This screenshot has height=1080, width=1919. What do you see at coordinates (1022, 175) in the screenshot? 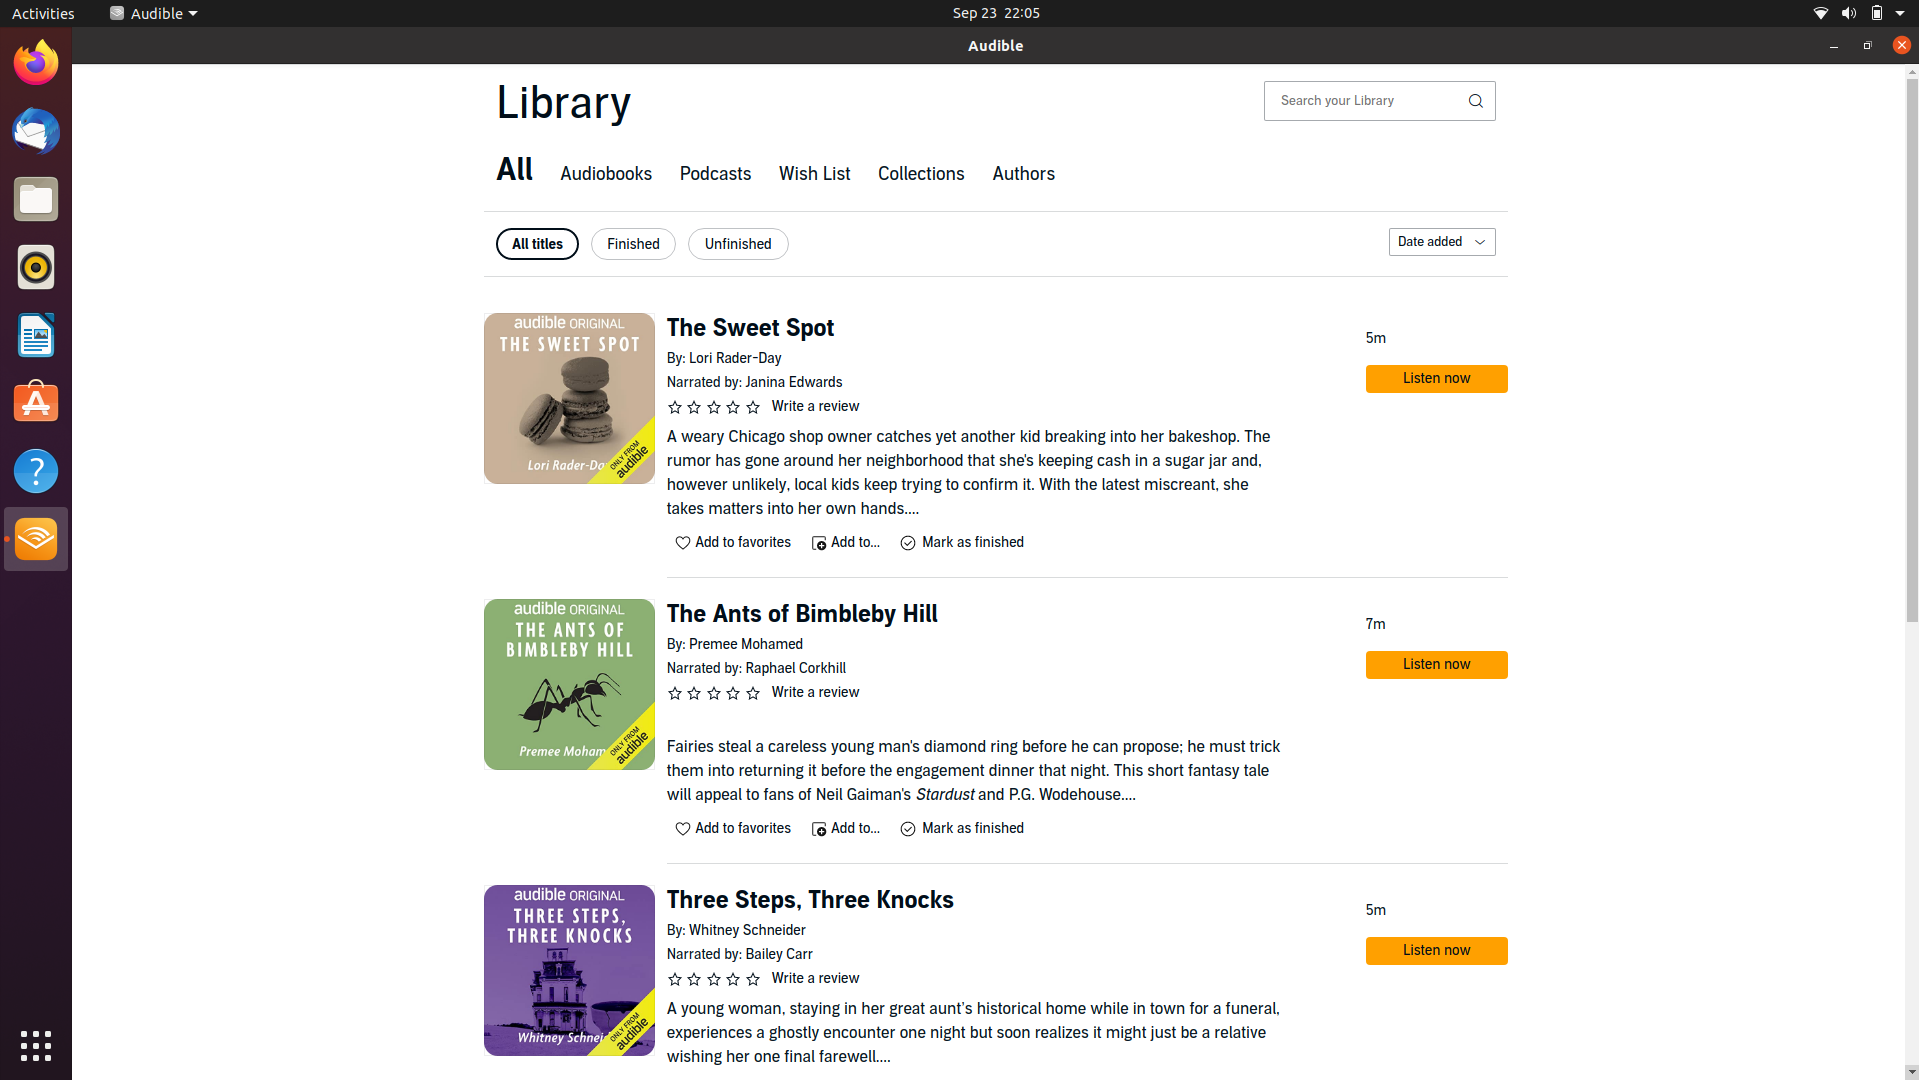
I see `"Authors" section` at bounding box center [1022, 175].